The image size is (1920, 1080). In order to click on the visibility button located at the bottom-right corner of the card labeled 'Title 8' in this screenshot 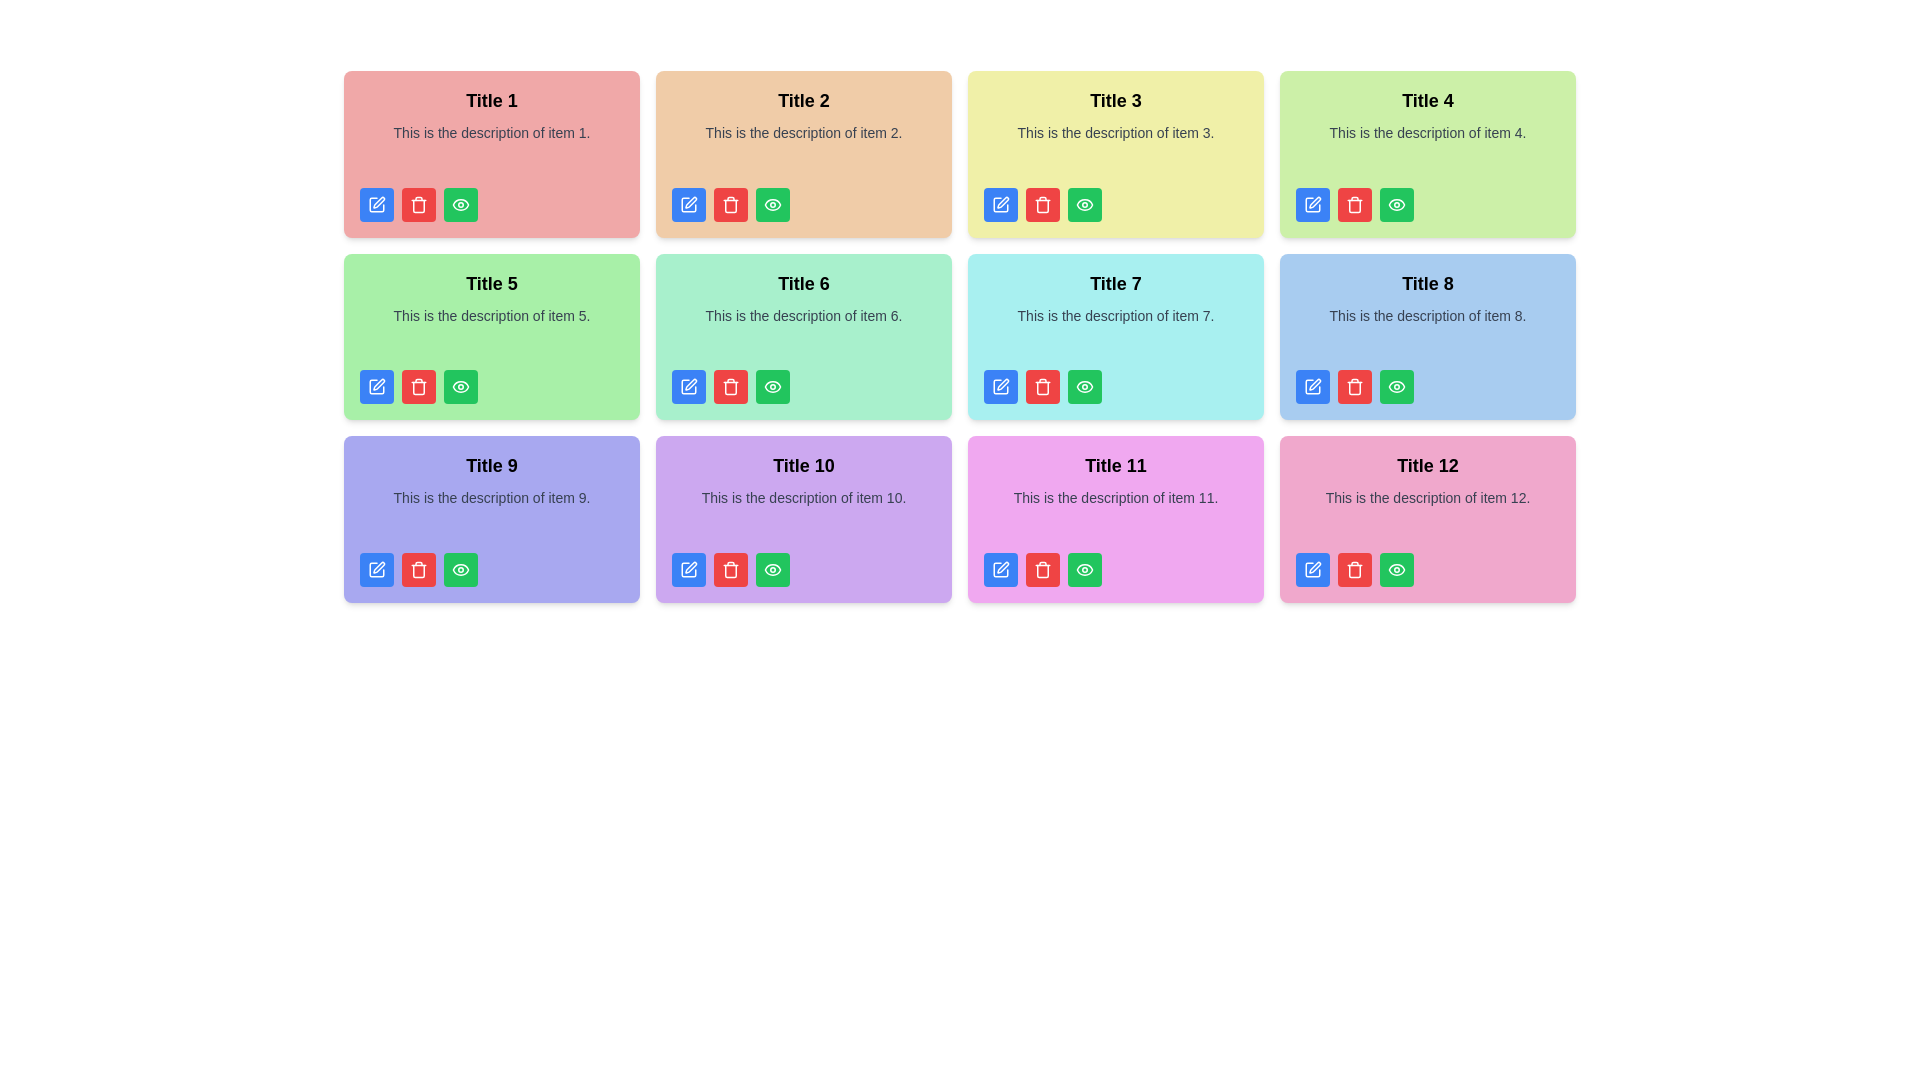, I will do `click(1395, 386)`.